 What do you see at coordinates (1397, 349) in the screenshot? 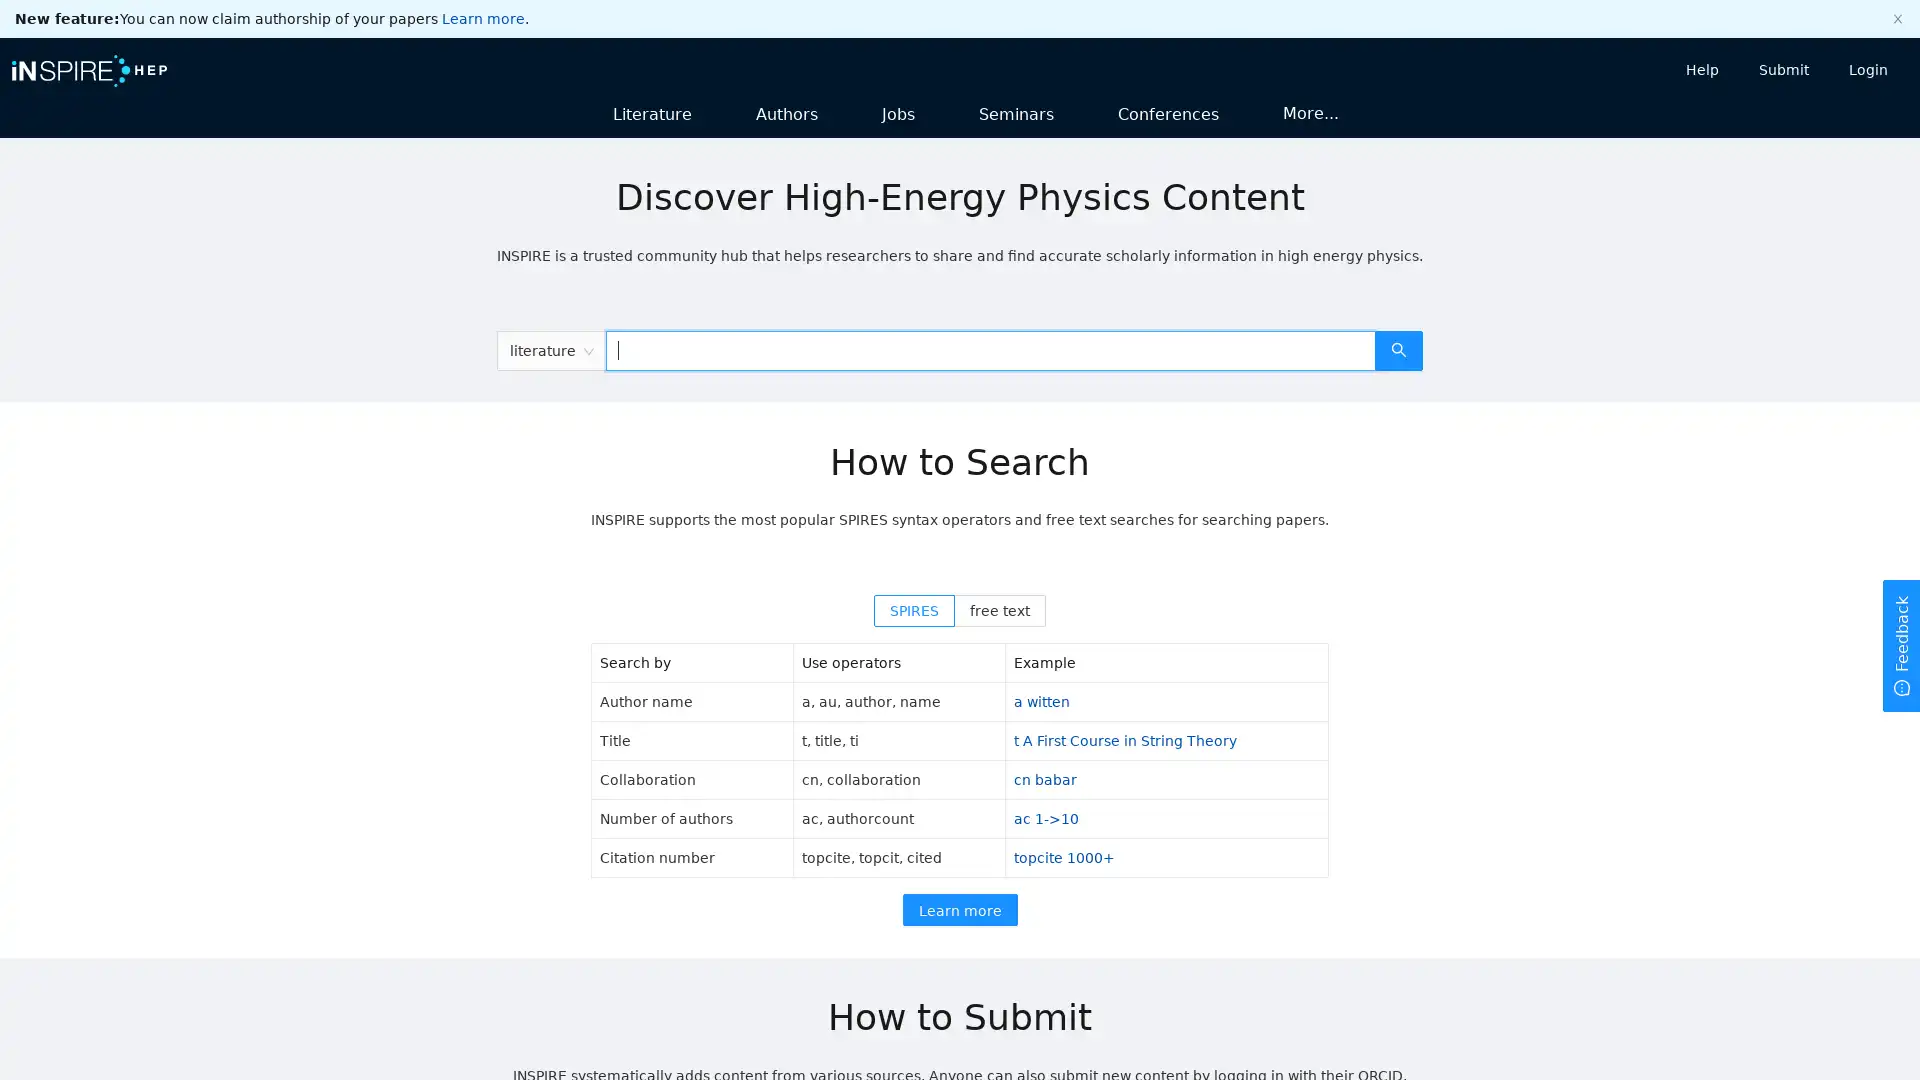
I see `search` at bounding box center [1397, 349].